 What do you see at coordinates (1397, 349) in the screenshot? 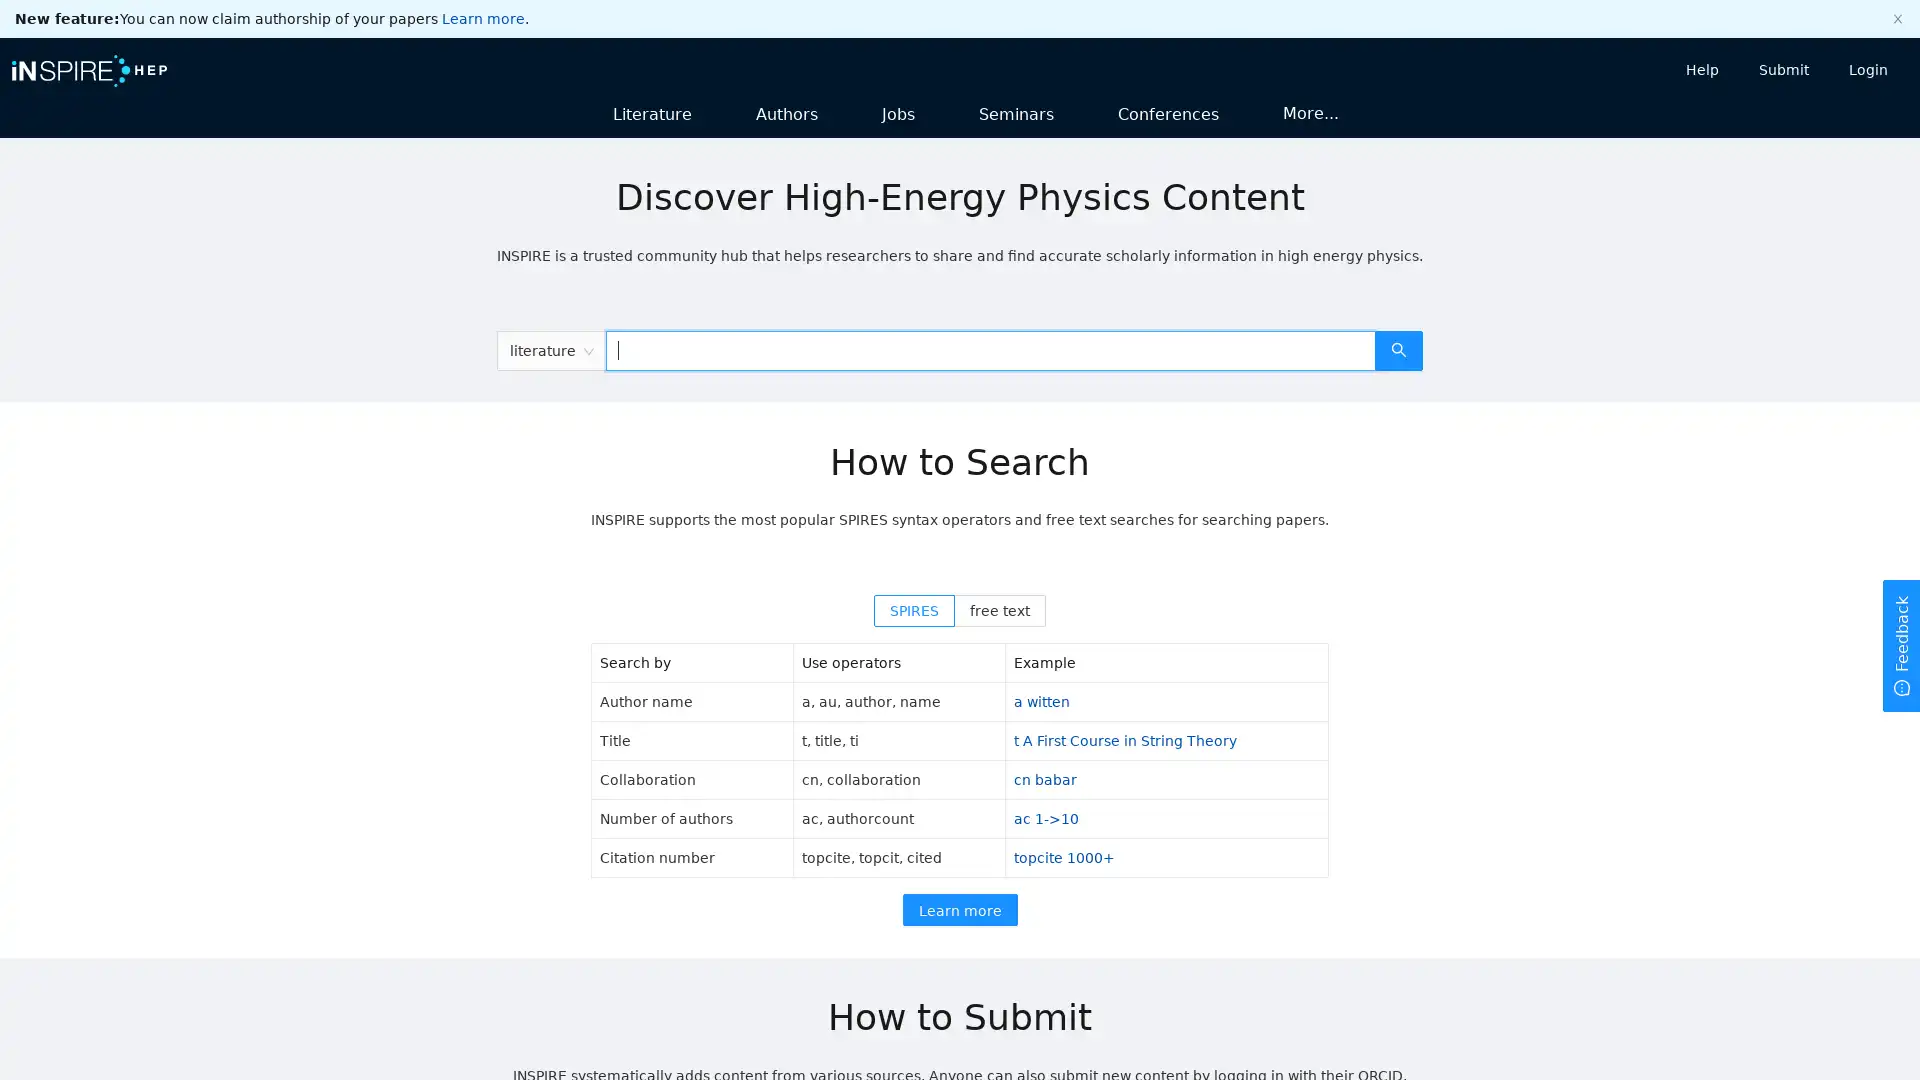
I see `search` at bounding box center [1397, 349].